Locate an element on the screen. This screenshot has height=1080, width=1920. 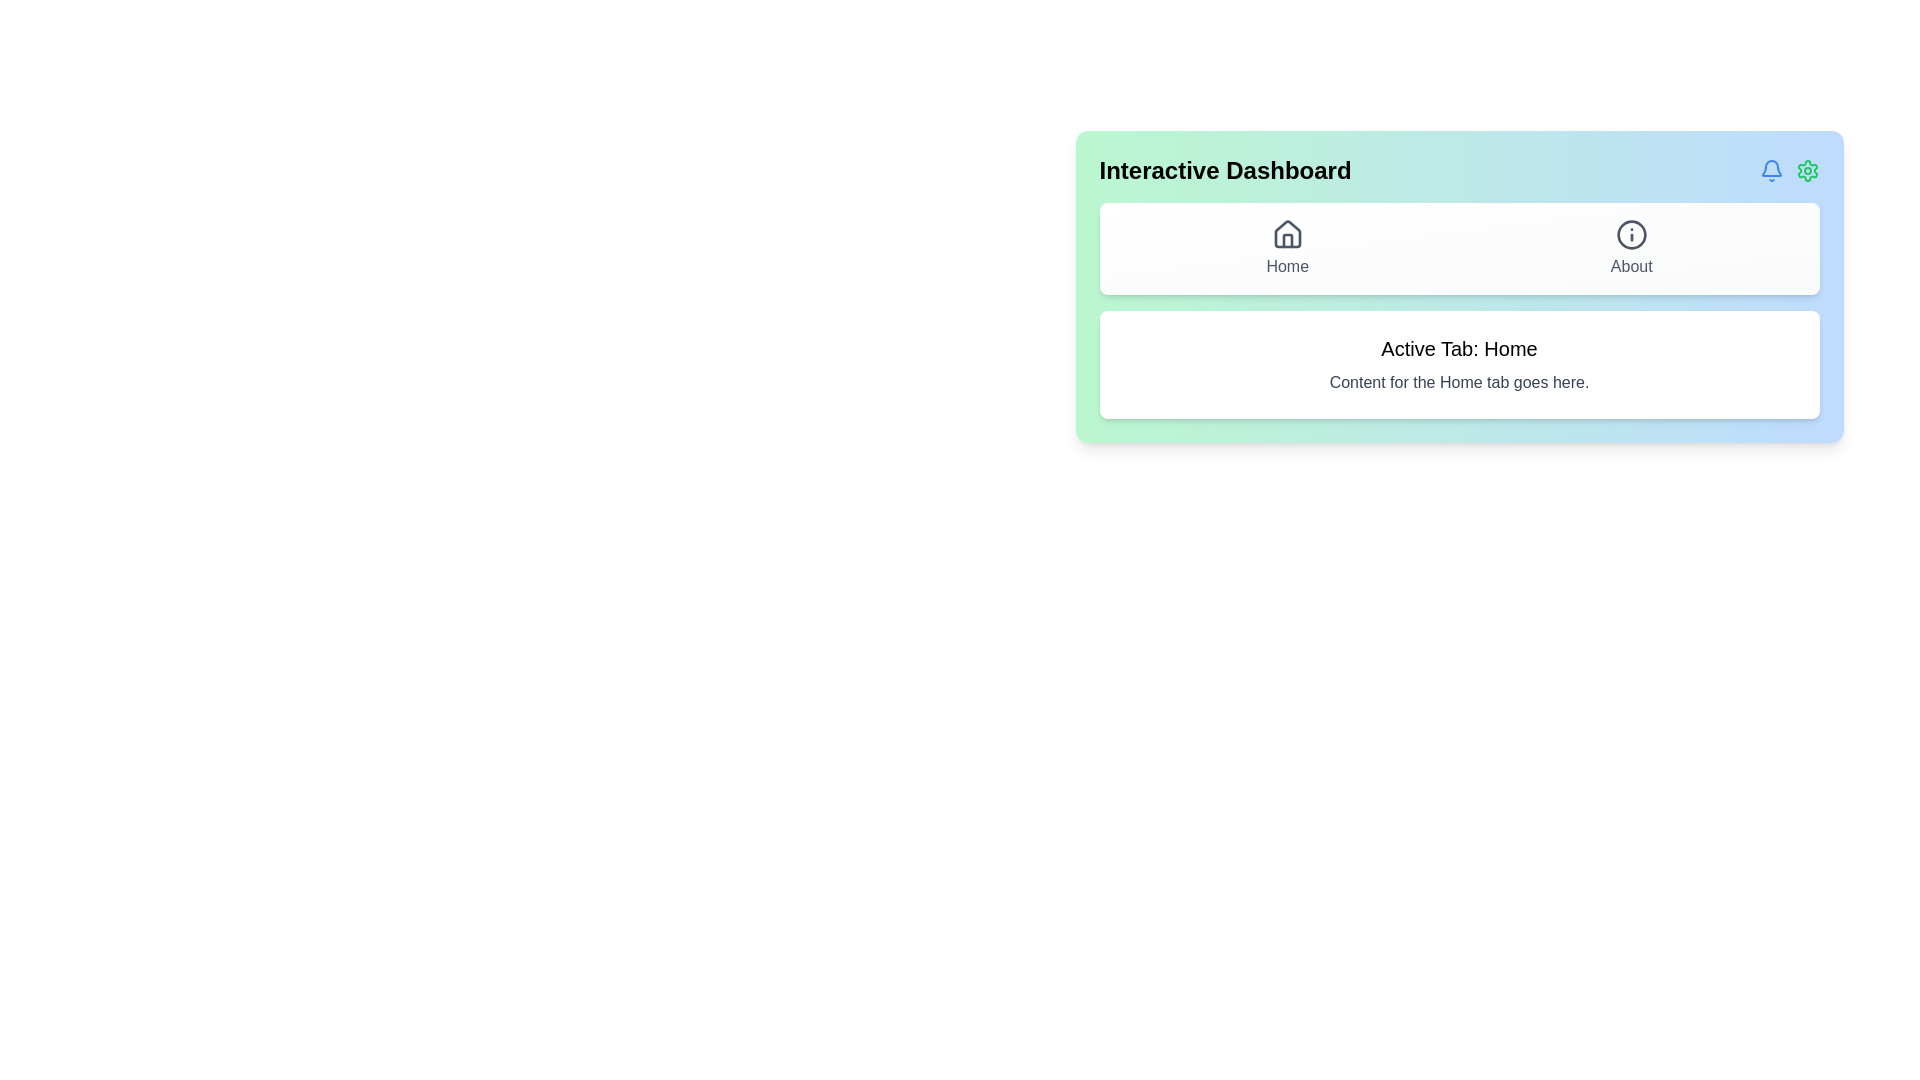
the decorative circular graphical component within the 'About' button, which is part of the informational icon styled with a dark border is located at coordinates (1631, 234).